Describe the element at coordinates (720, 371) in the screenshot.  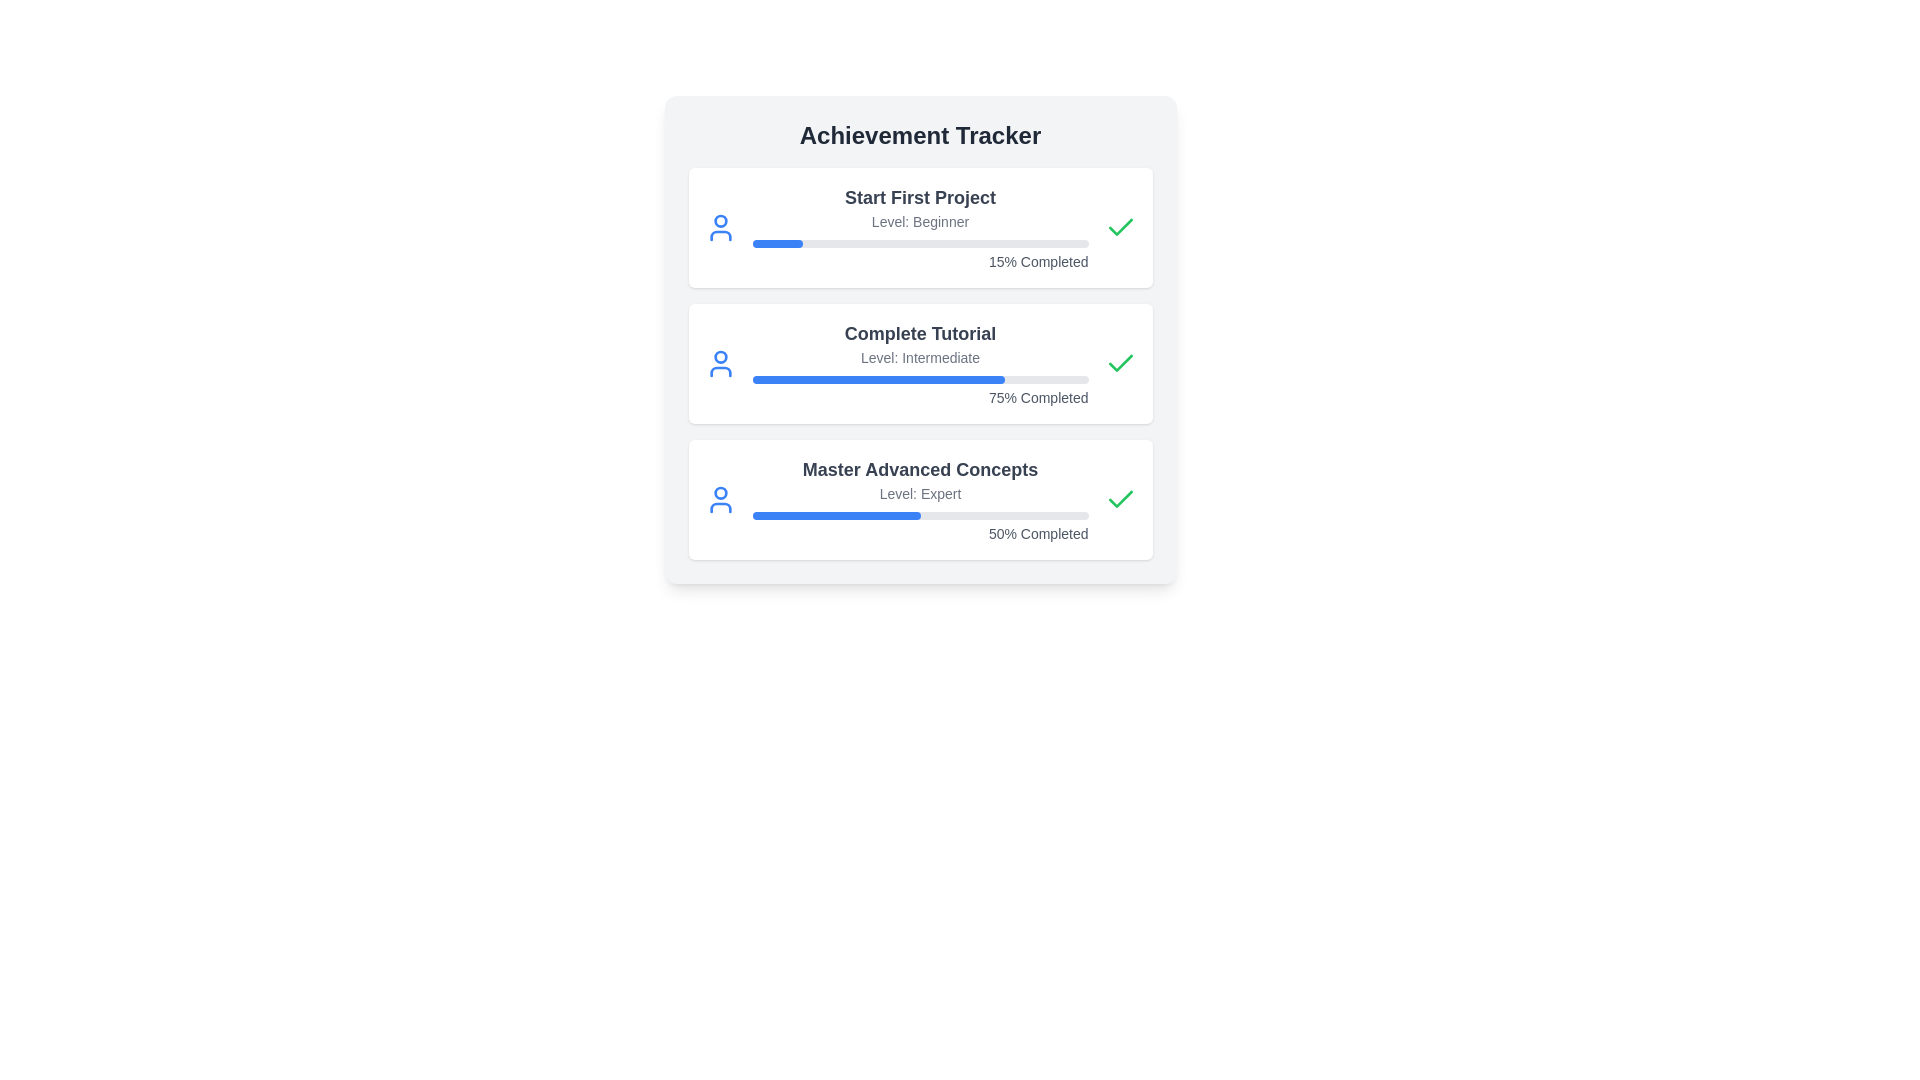
I see `the lower part of the user profile icon, specifically the curved line representing the shoulders and upper body, associated with the 'Complete Tutorial' task` at that location.